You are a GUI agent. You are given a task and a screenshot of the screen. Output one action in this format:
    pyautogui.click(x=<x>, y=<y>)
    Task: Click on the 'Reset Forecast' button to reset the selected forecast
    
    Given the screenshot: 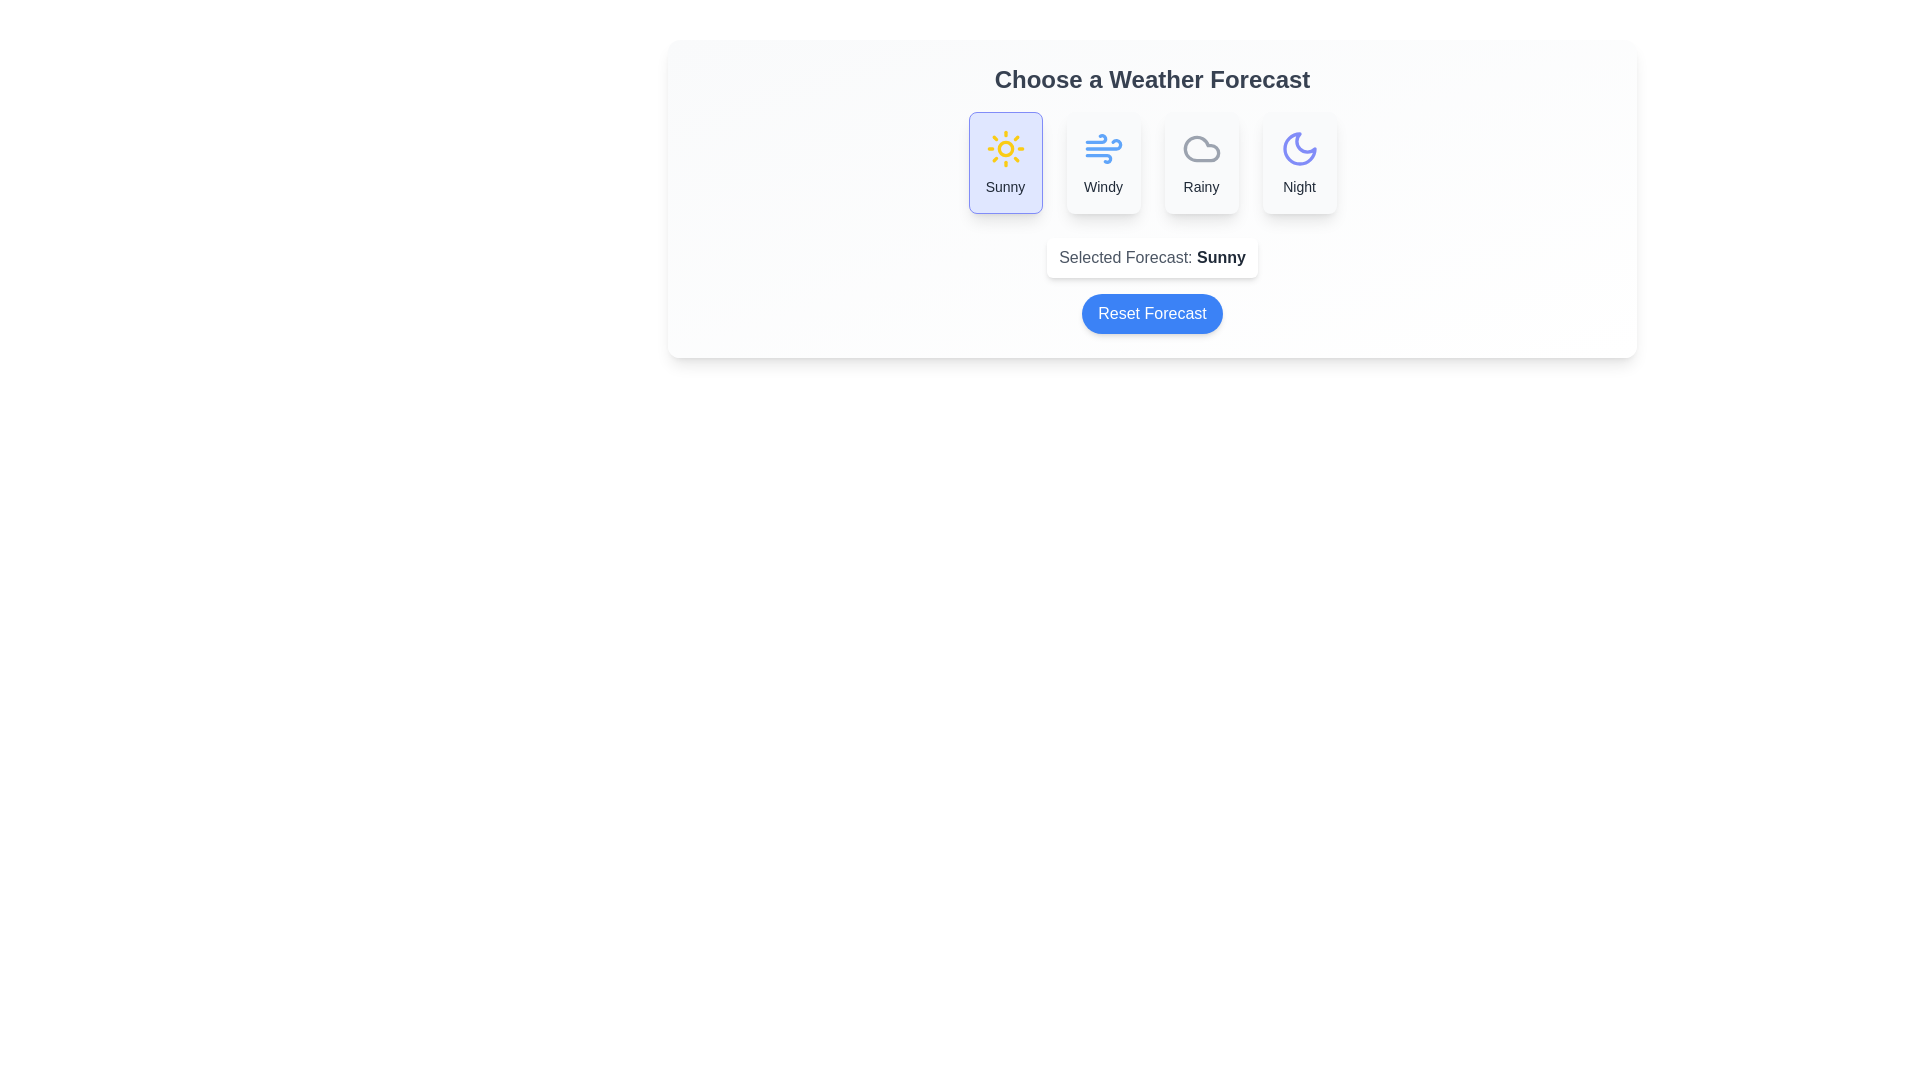 What is the action you would take?
    pyautogui.click(x=1152, y=313)
    